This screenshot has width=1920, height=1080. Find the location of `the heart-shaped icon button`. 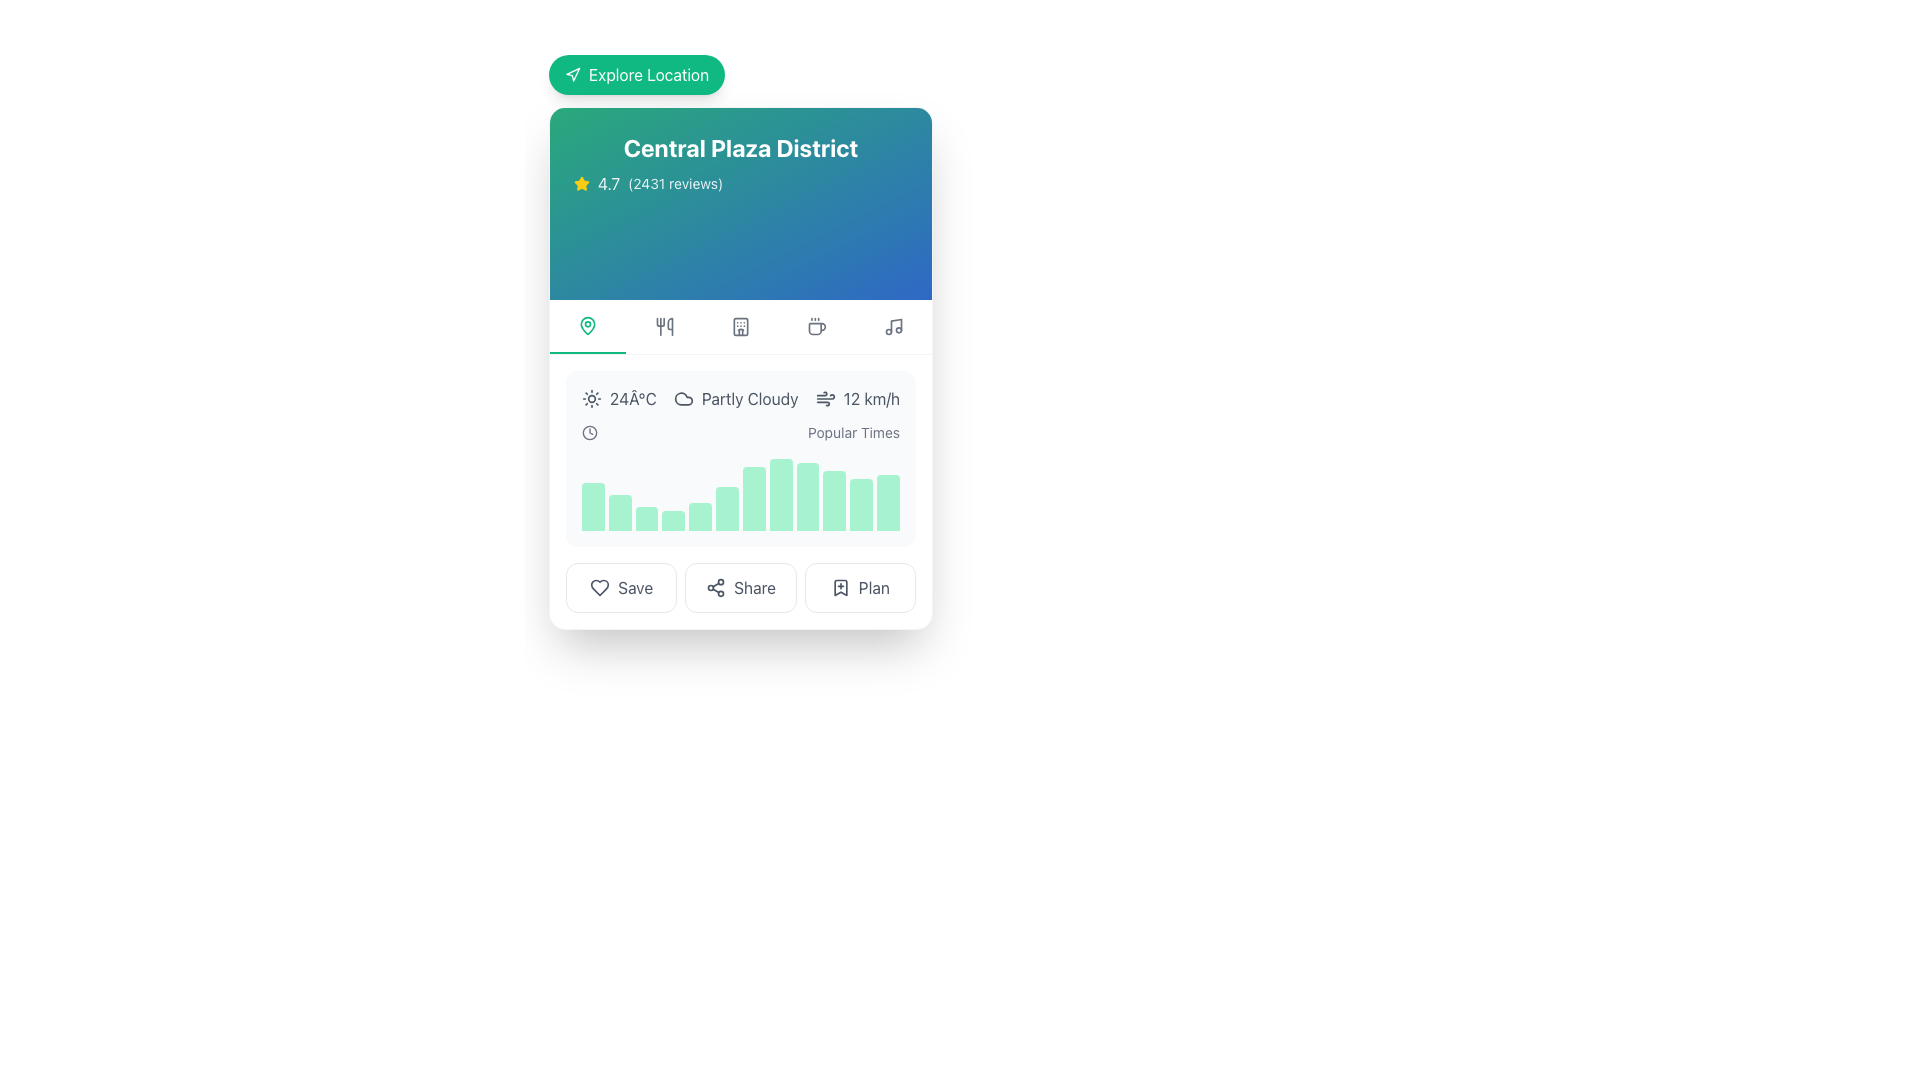

the heart-shaped icon button is located at coordinates (599, 586).